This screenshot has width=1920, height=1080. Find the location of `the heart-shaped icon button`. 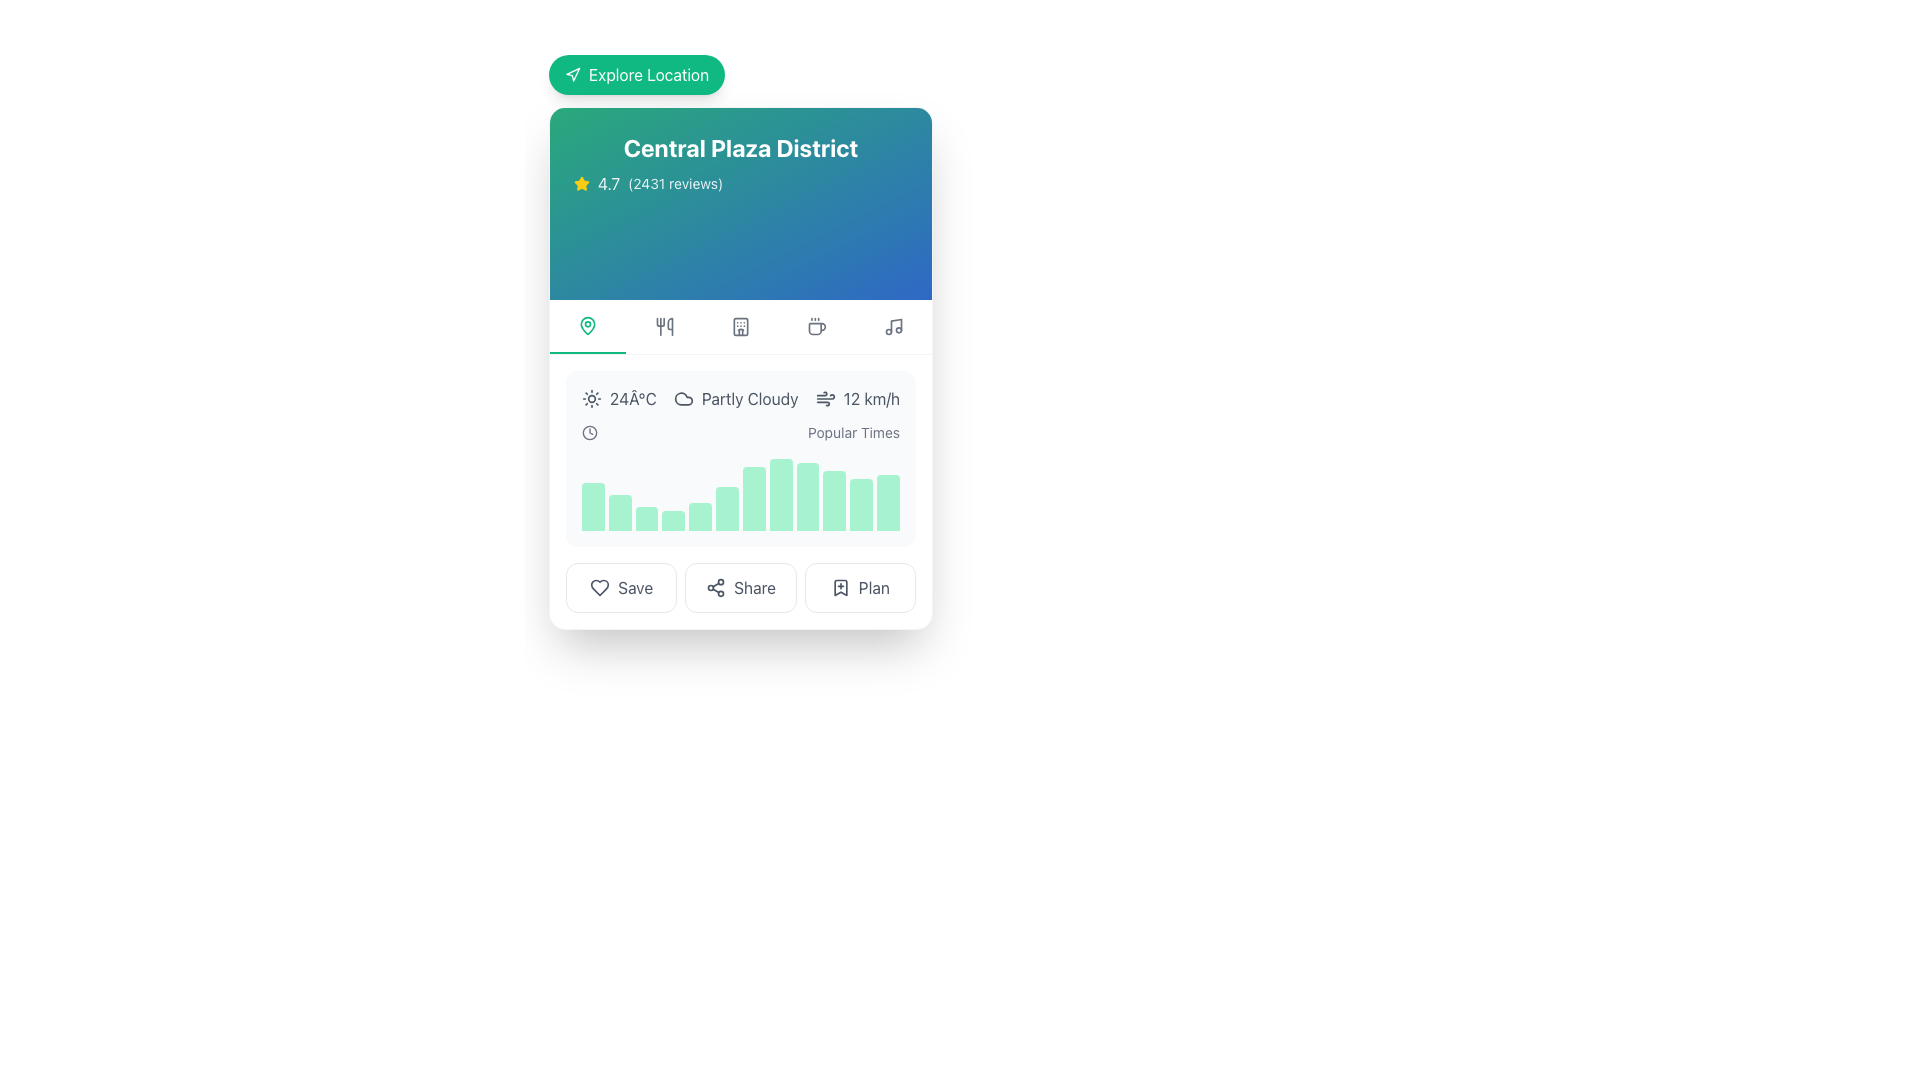

the heart-shaped icon button is located at coordinates (599, 586).